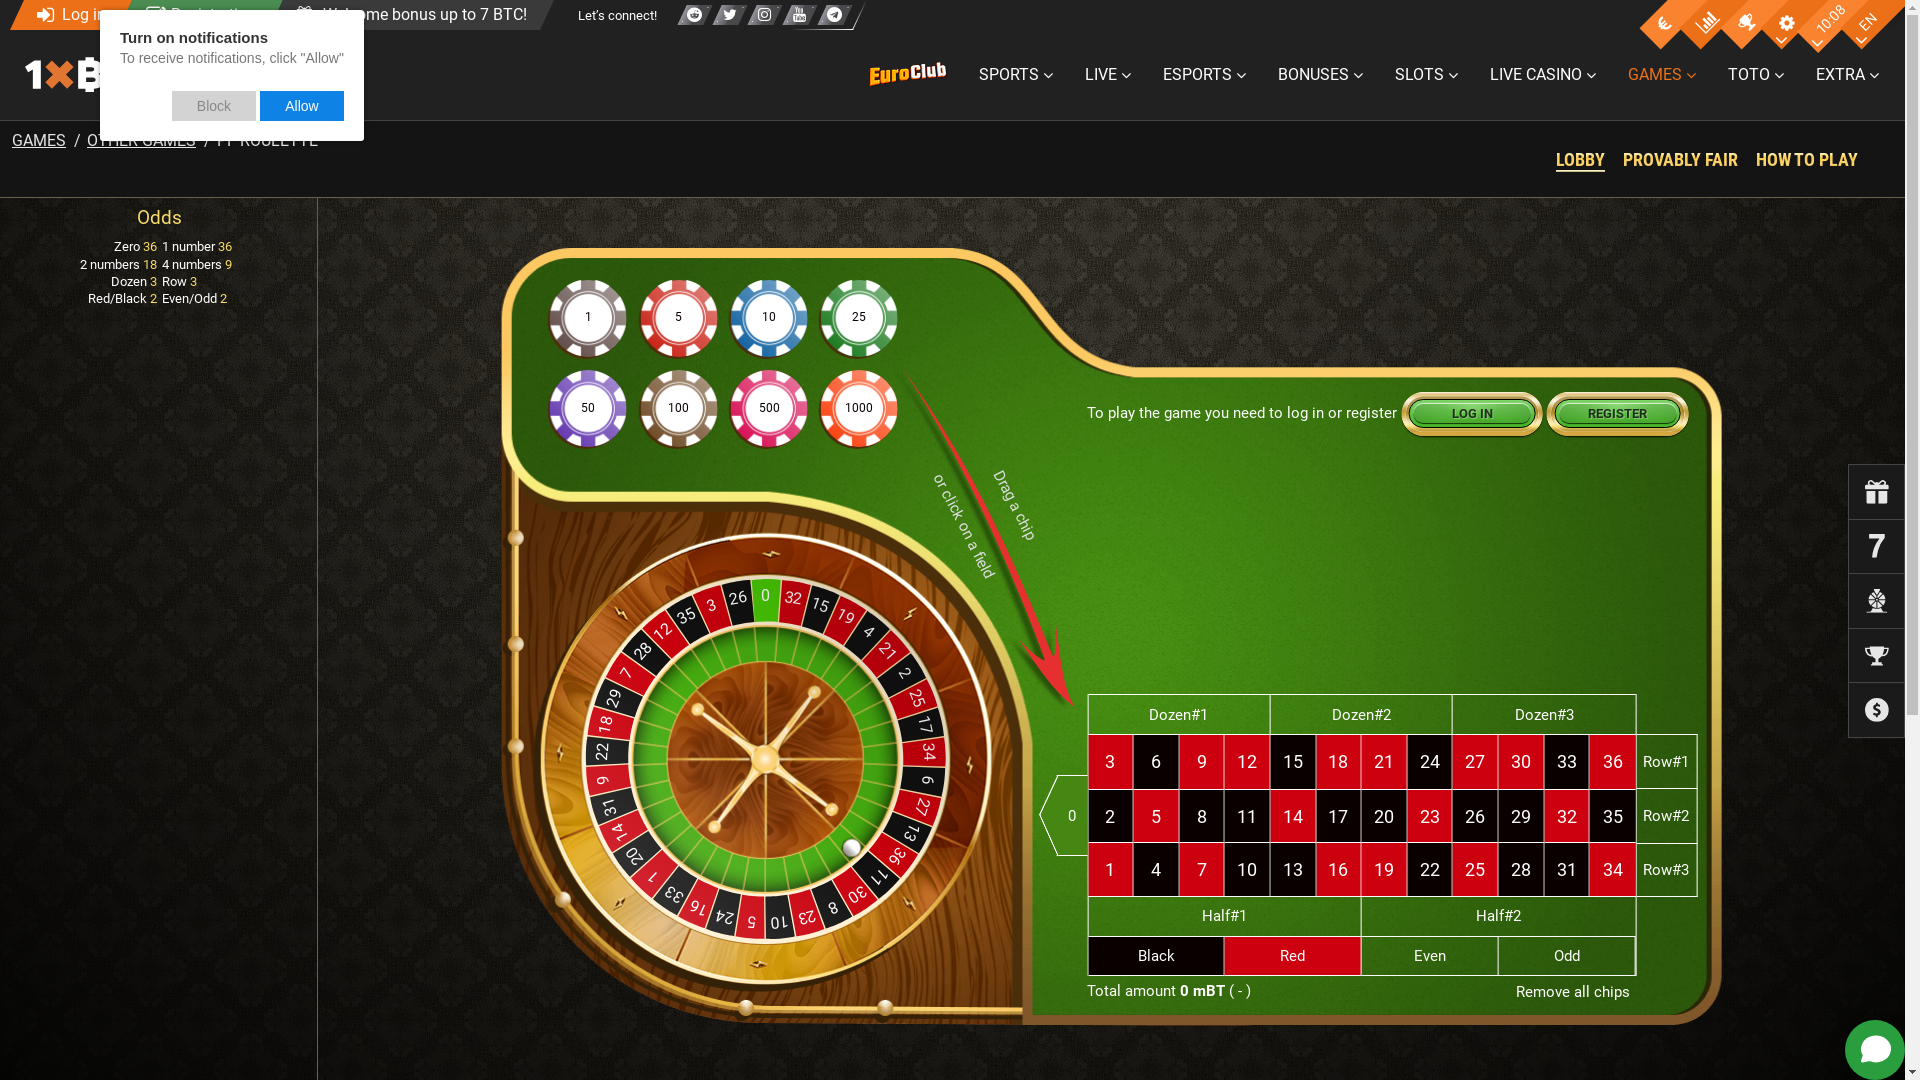  What do you see at coordinates (403, 15) in the screenshot?
I see `'Welcome bonus up to 7 BTC!'` at bounding box center [403, 15].